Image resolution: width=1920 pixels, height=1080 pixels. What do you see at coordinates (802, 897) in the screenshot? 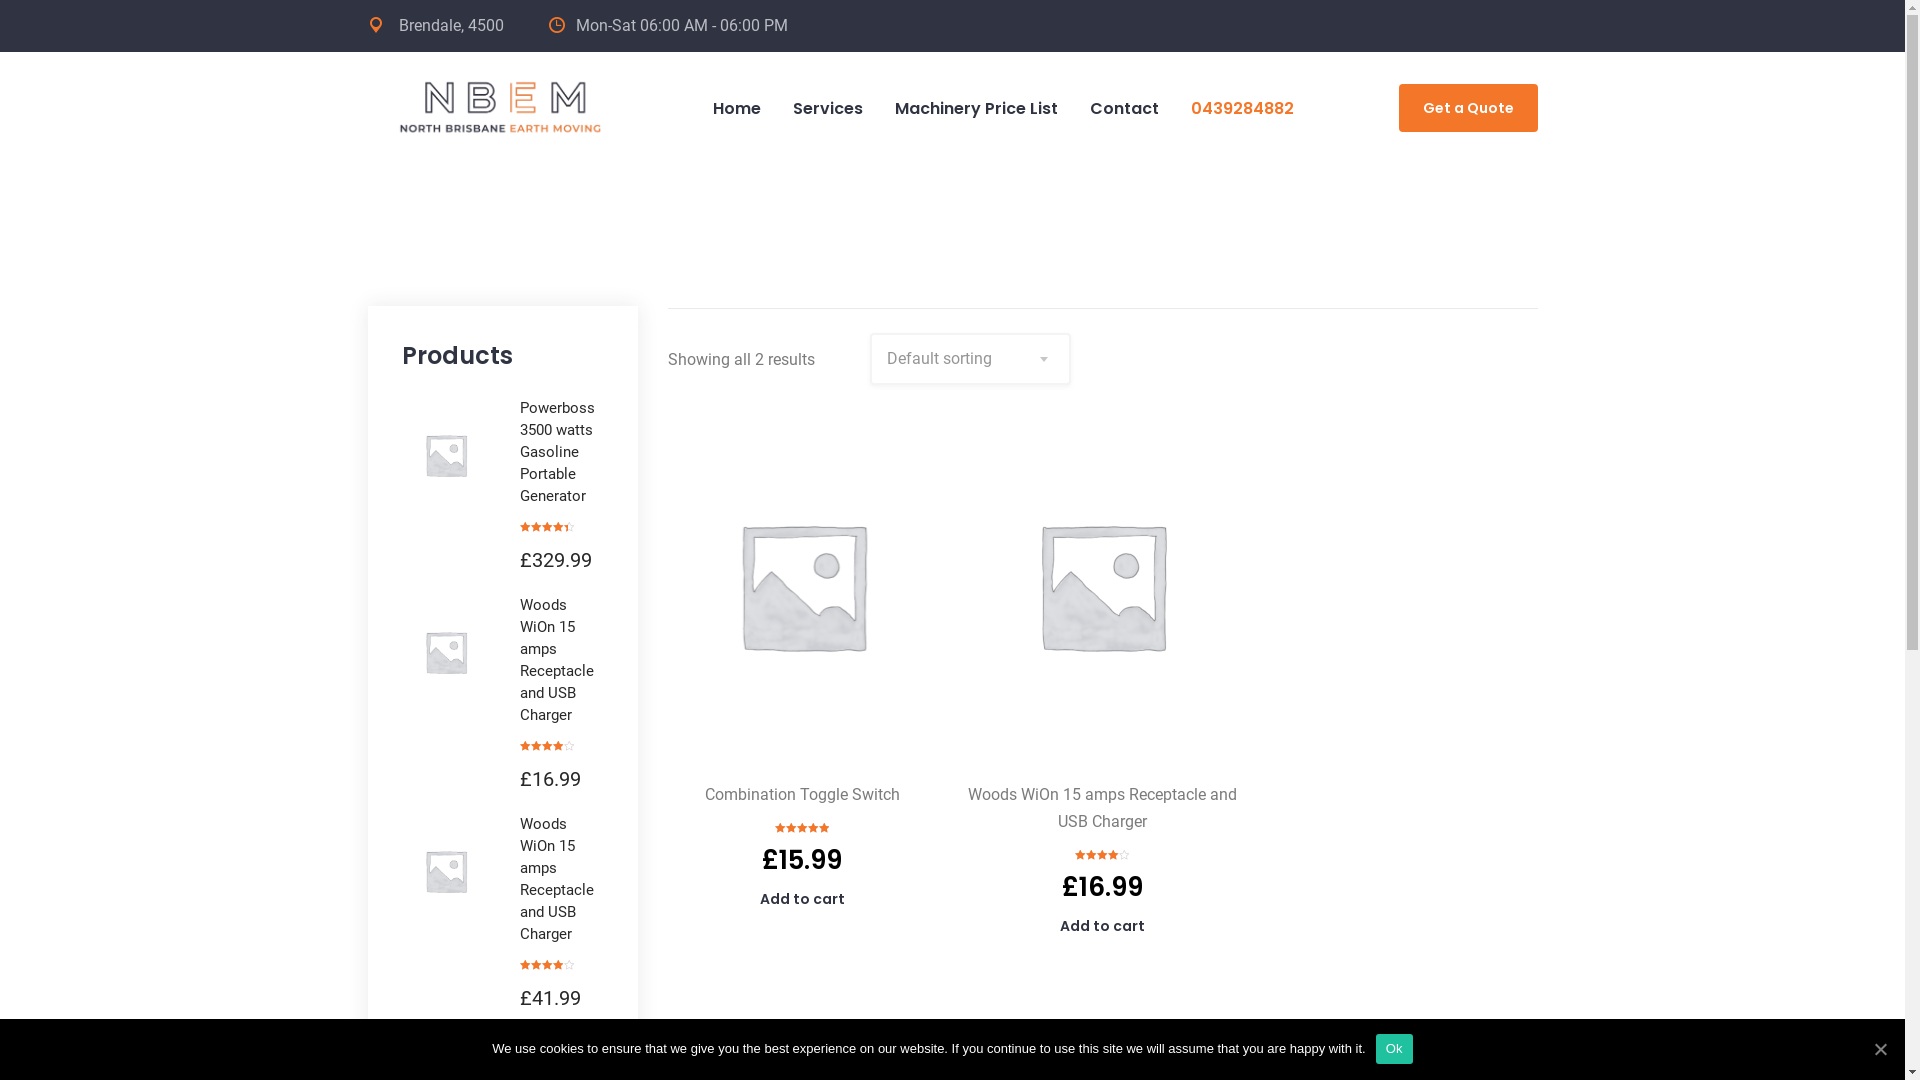
I see `'Add to cart'` at bounding box center [802, 897].